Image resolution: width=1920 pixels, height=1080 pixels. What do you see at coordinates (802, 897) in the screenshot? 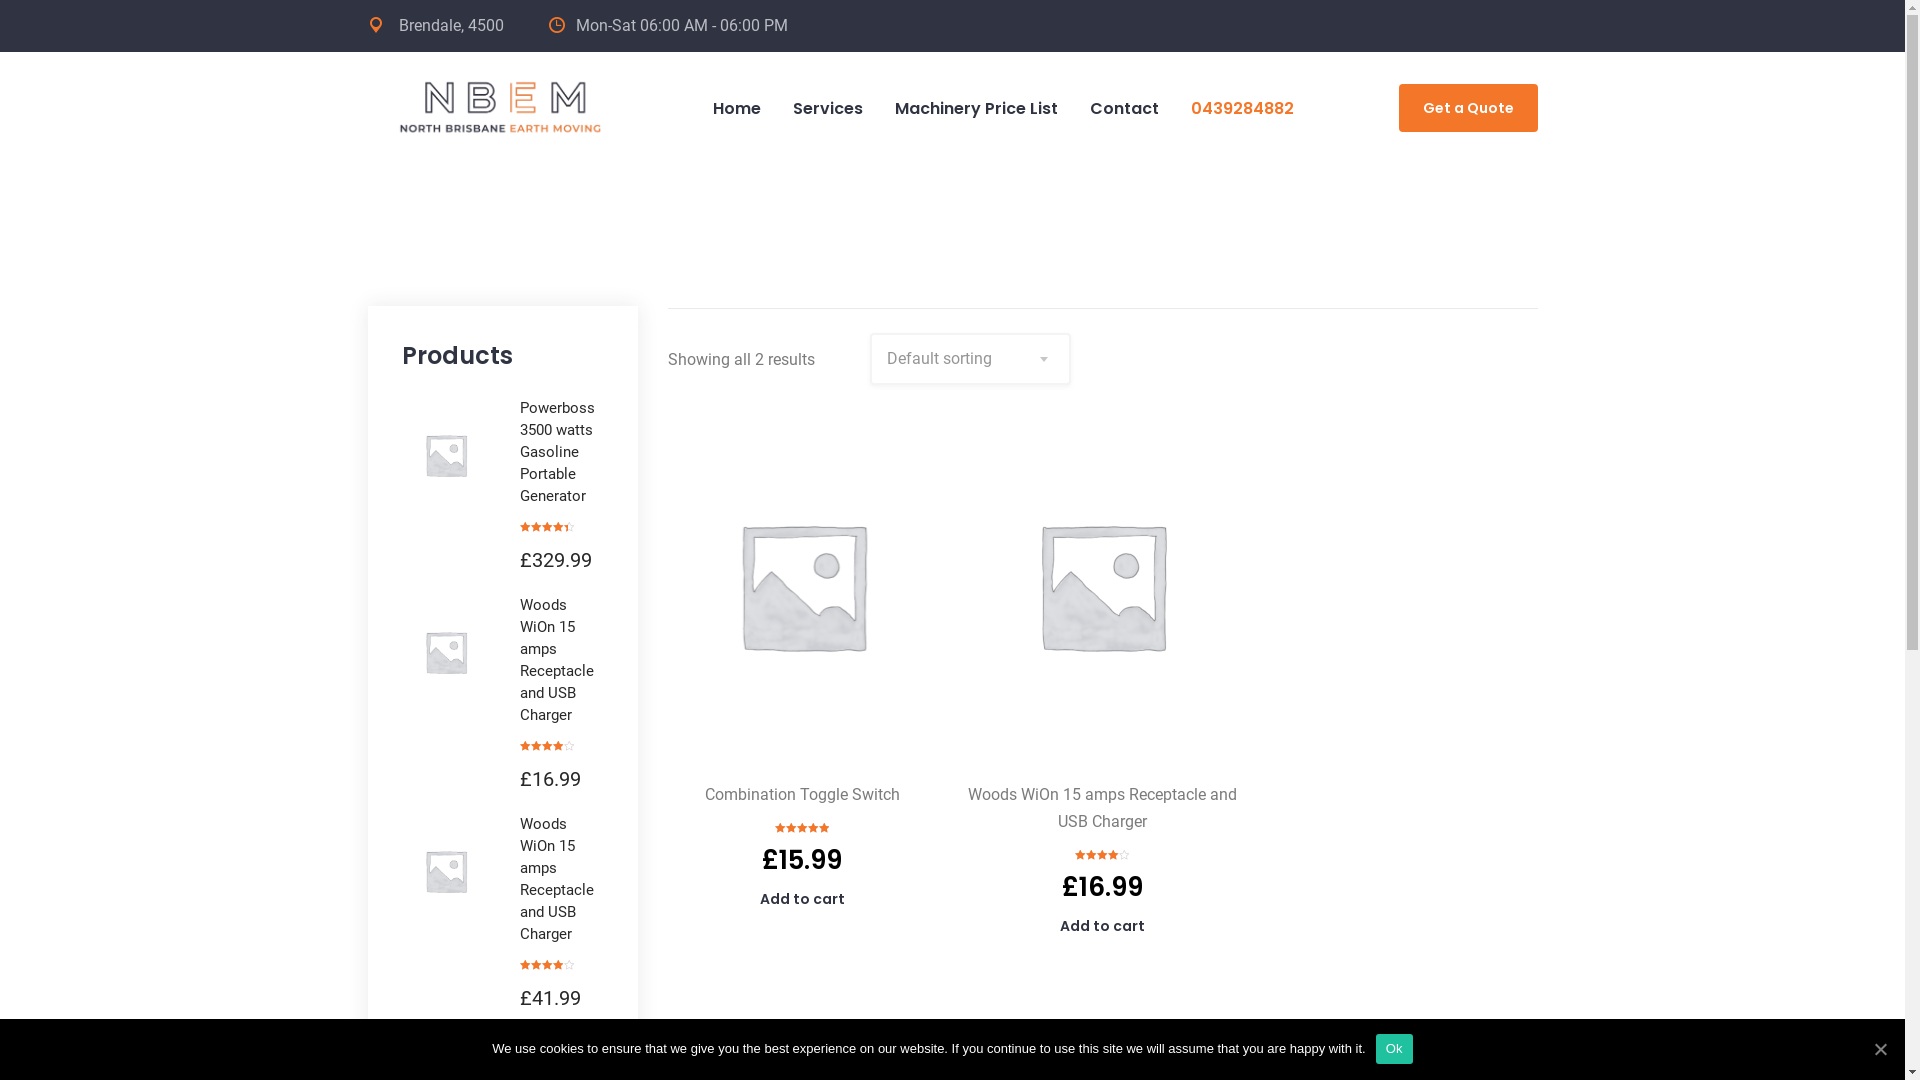
I see `'Add to cart'` at bounding box center [802, 897].